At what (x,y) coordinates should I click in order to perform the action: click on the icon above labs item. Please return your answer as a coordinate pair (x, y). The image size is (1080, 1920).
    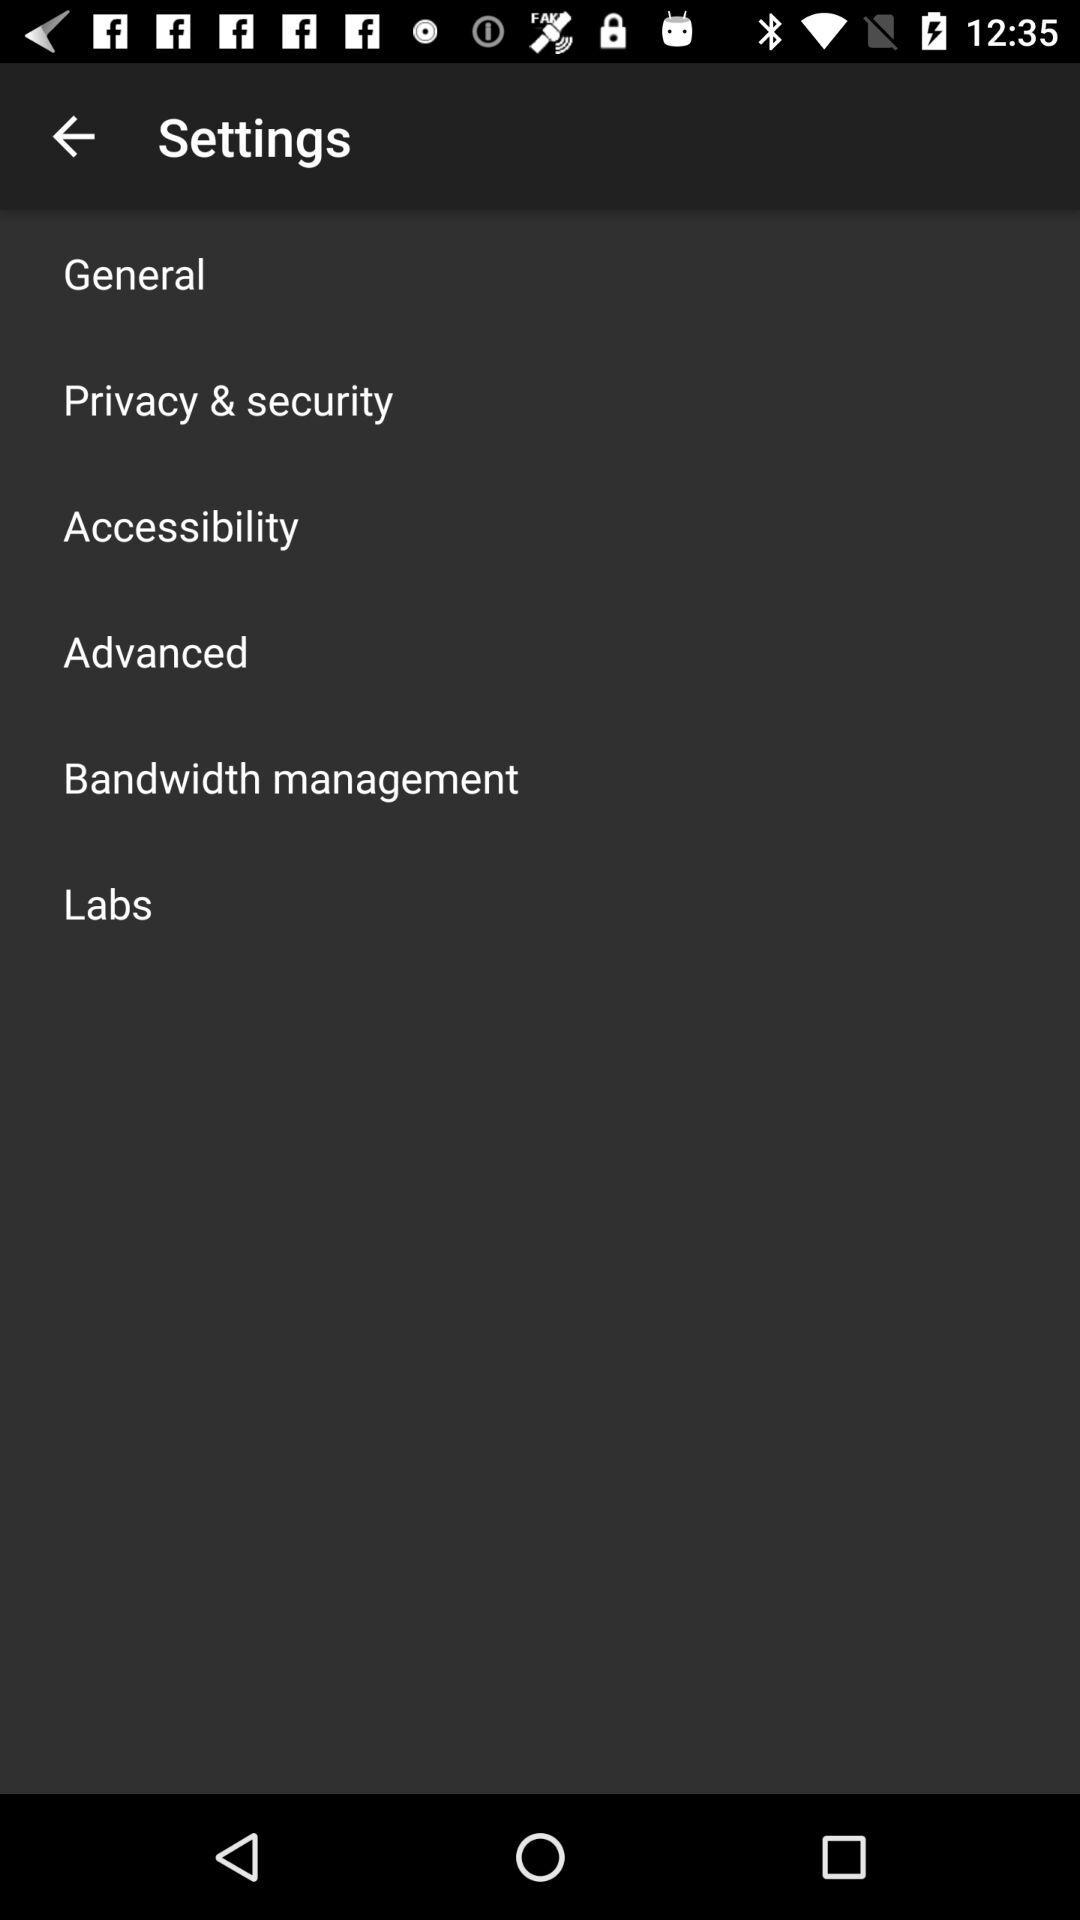
    Looking at the image, I should click on (290, 776).